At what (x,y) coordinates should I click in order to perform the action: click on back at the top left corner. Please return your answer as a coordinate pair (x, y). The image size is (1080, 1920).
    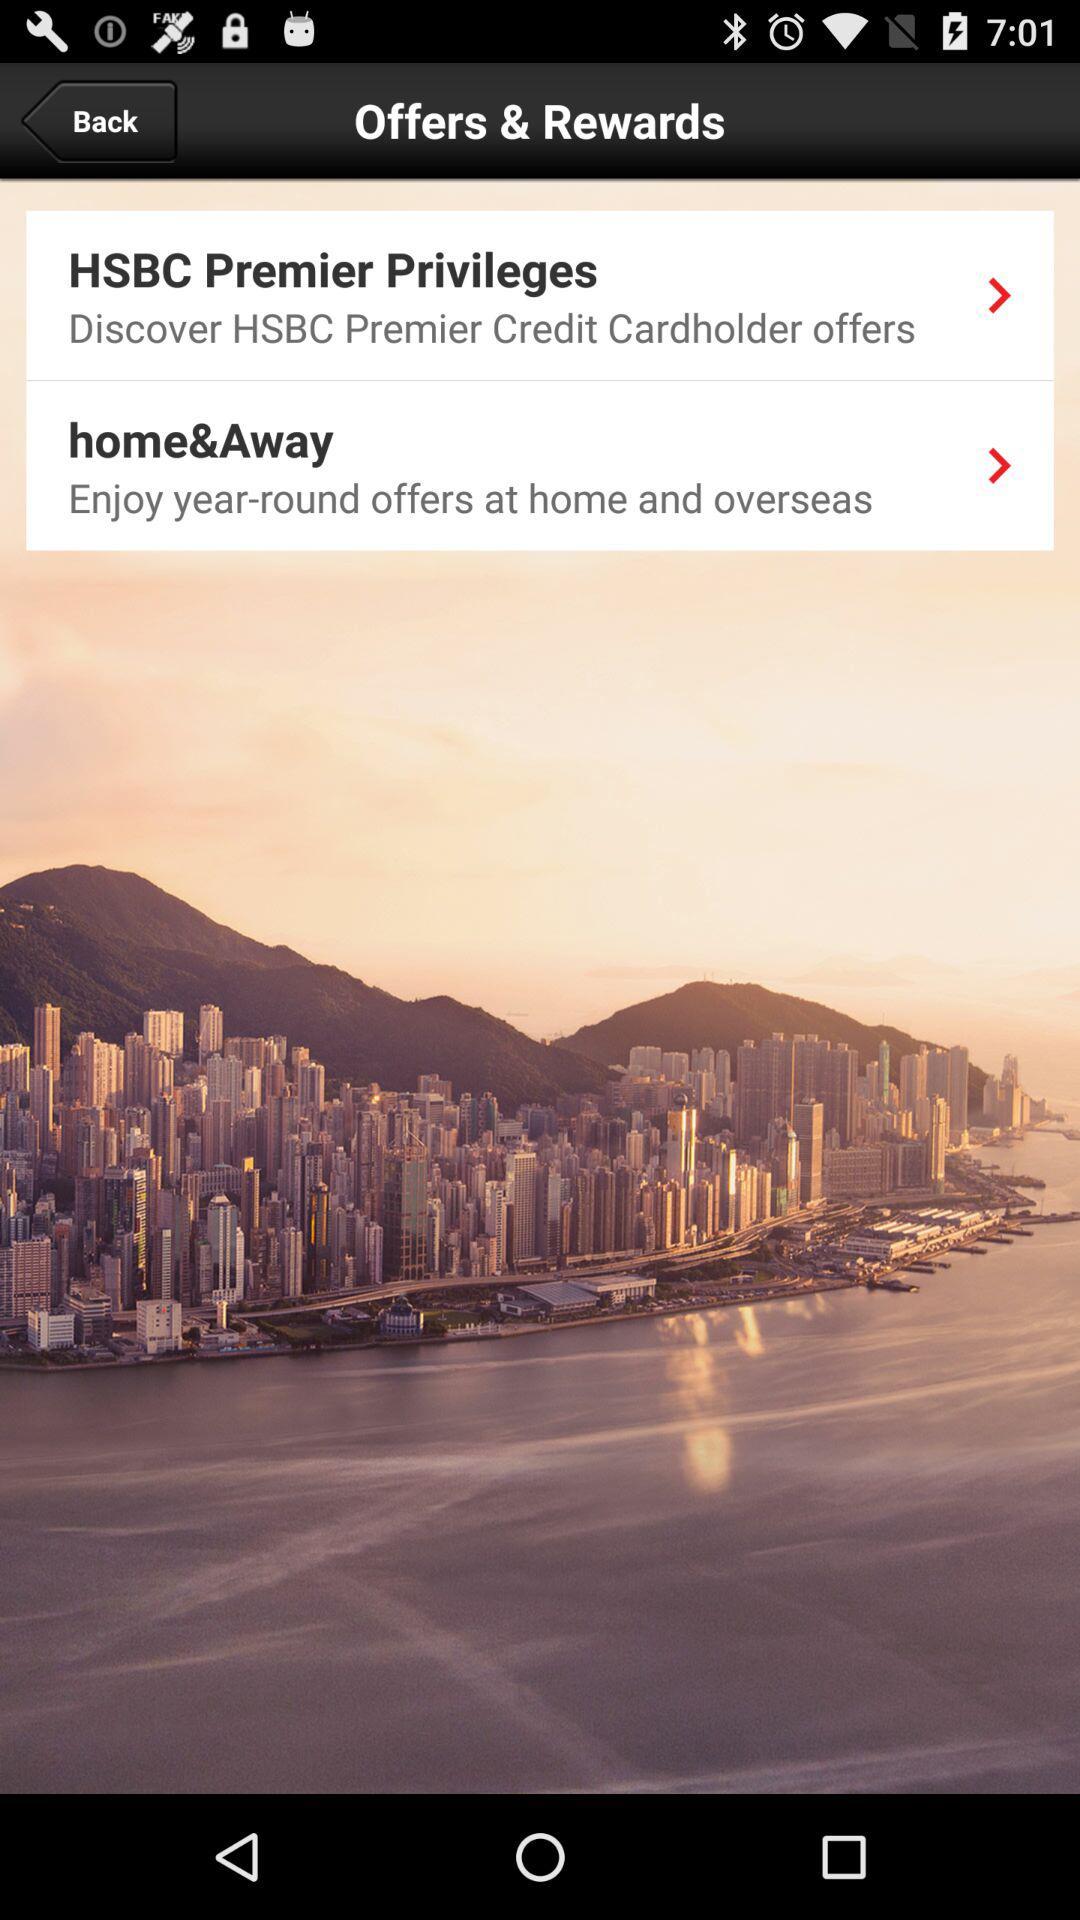
    Looking at the image, I should click on (97, 119).